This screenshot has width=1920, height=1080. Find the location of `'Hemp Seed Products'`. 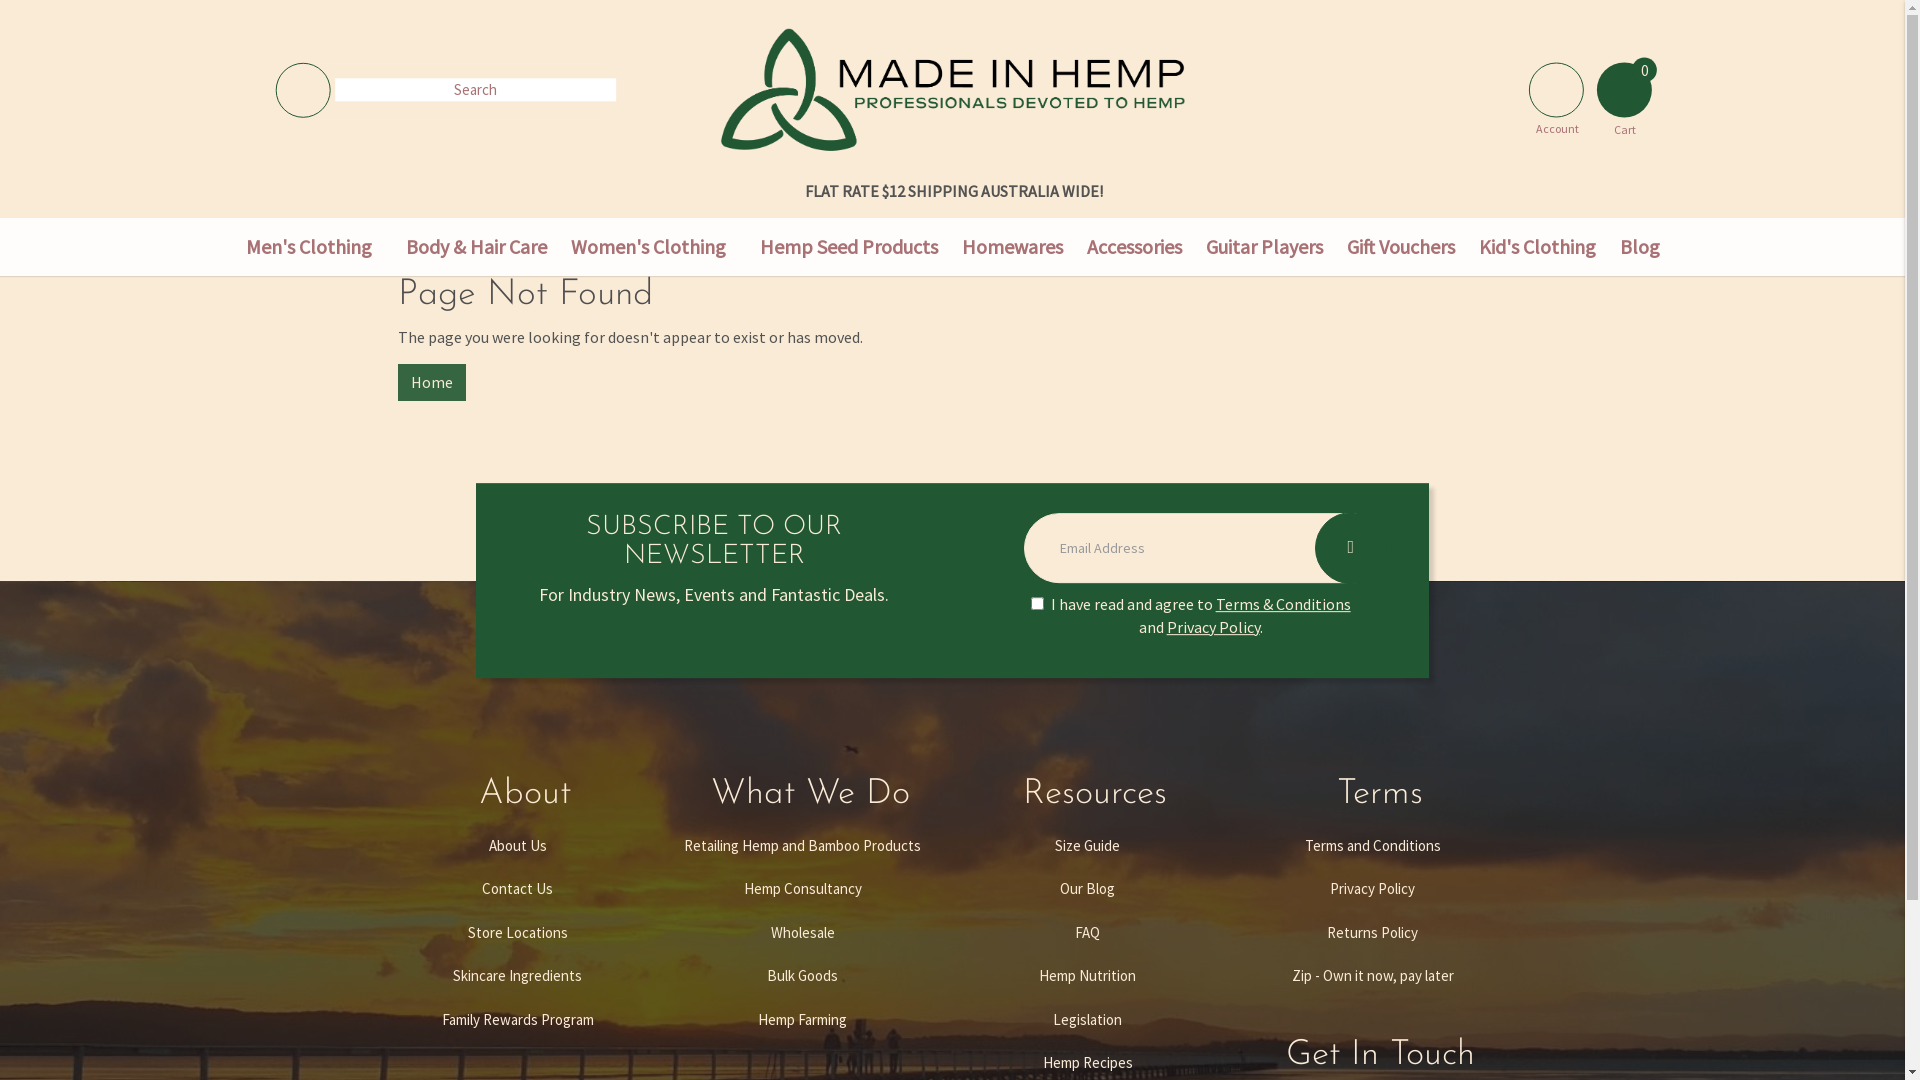

'Hemp Seed Products' is located at coordinates (747, 246).